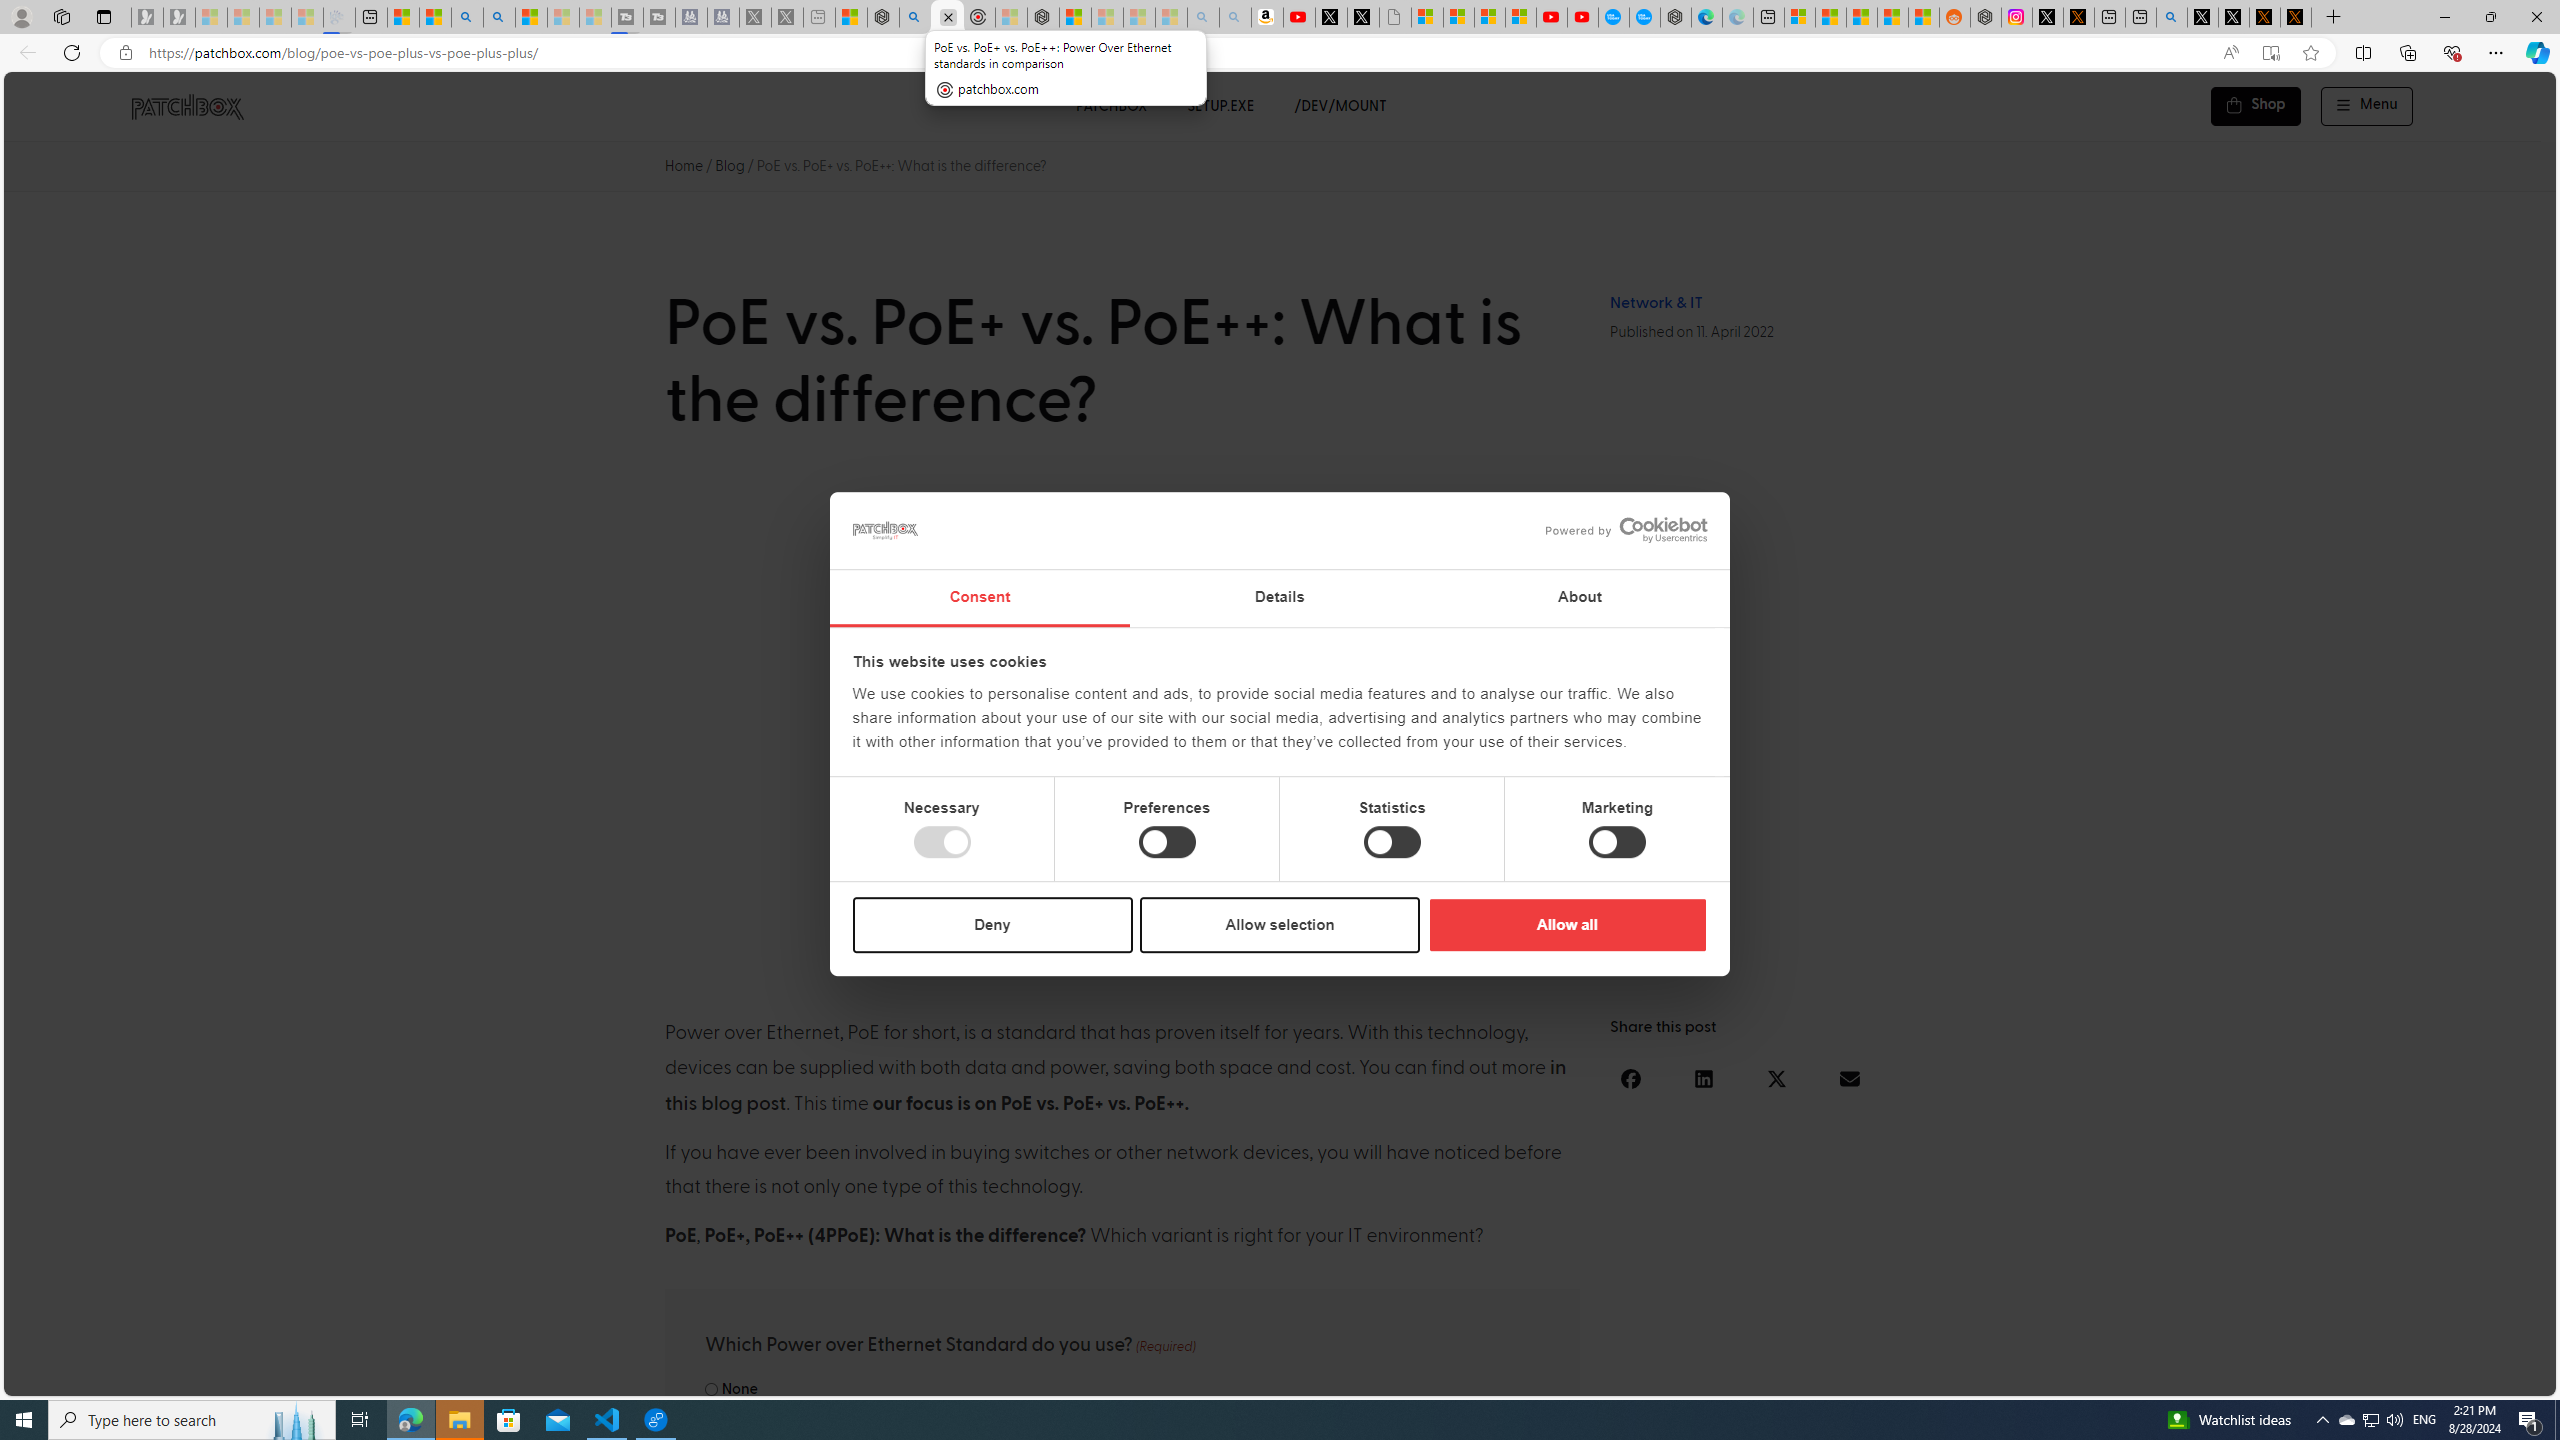 Image resolution: width=2560 pixels, height=1440 pixels. What do you see at coordinates (2201, 16) in the screenshot?
I see `'Profile / X'` at bounding box center [2201, 16].